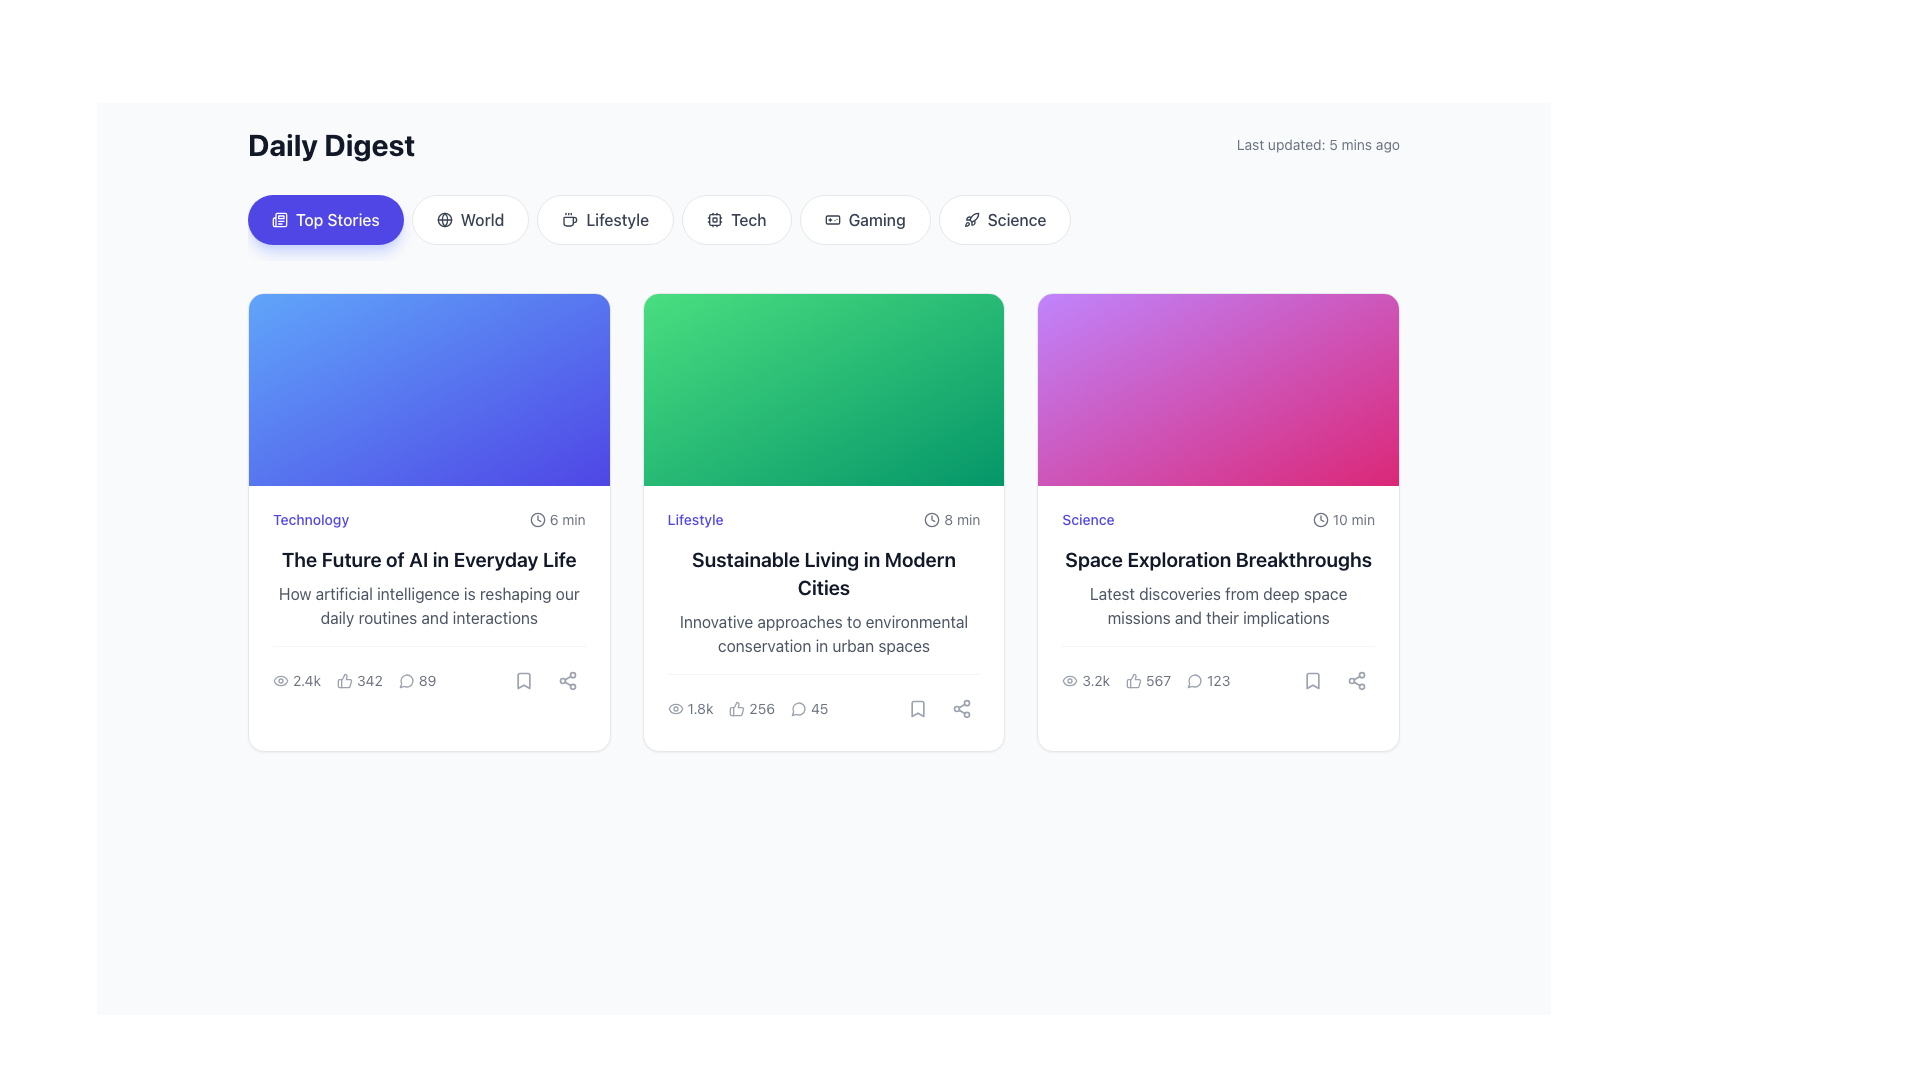  What do you see at coordinates (675, 708) in the screenshot?
I see `the icon indicating the number of views, which is the first icon in the numerical indicator group below the 'Sustainable Living in Modern Cities' card` at bounding box center [675, 708].